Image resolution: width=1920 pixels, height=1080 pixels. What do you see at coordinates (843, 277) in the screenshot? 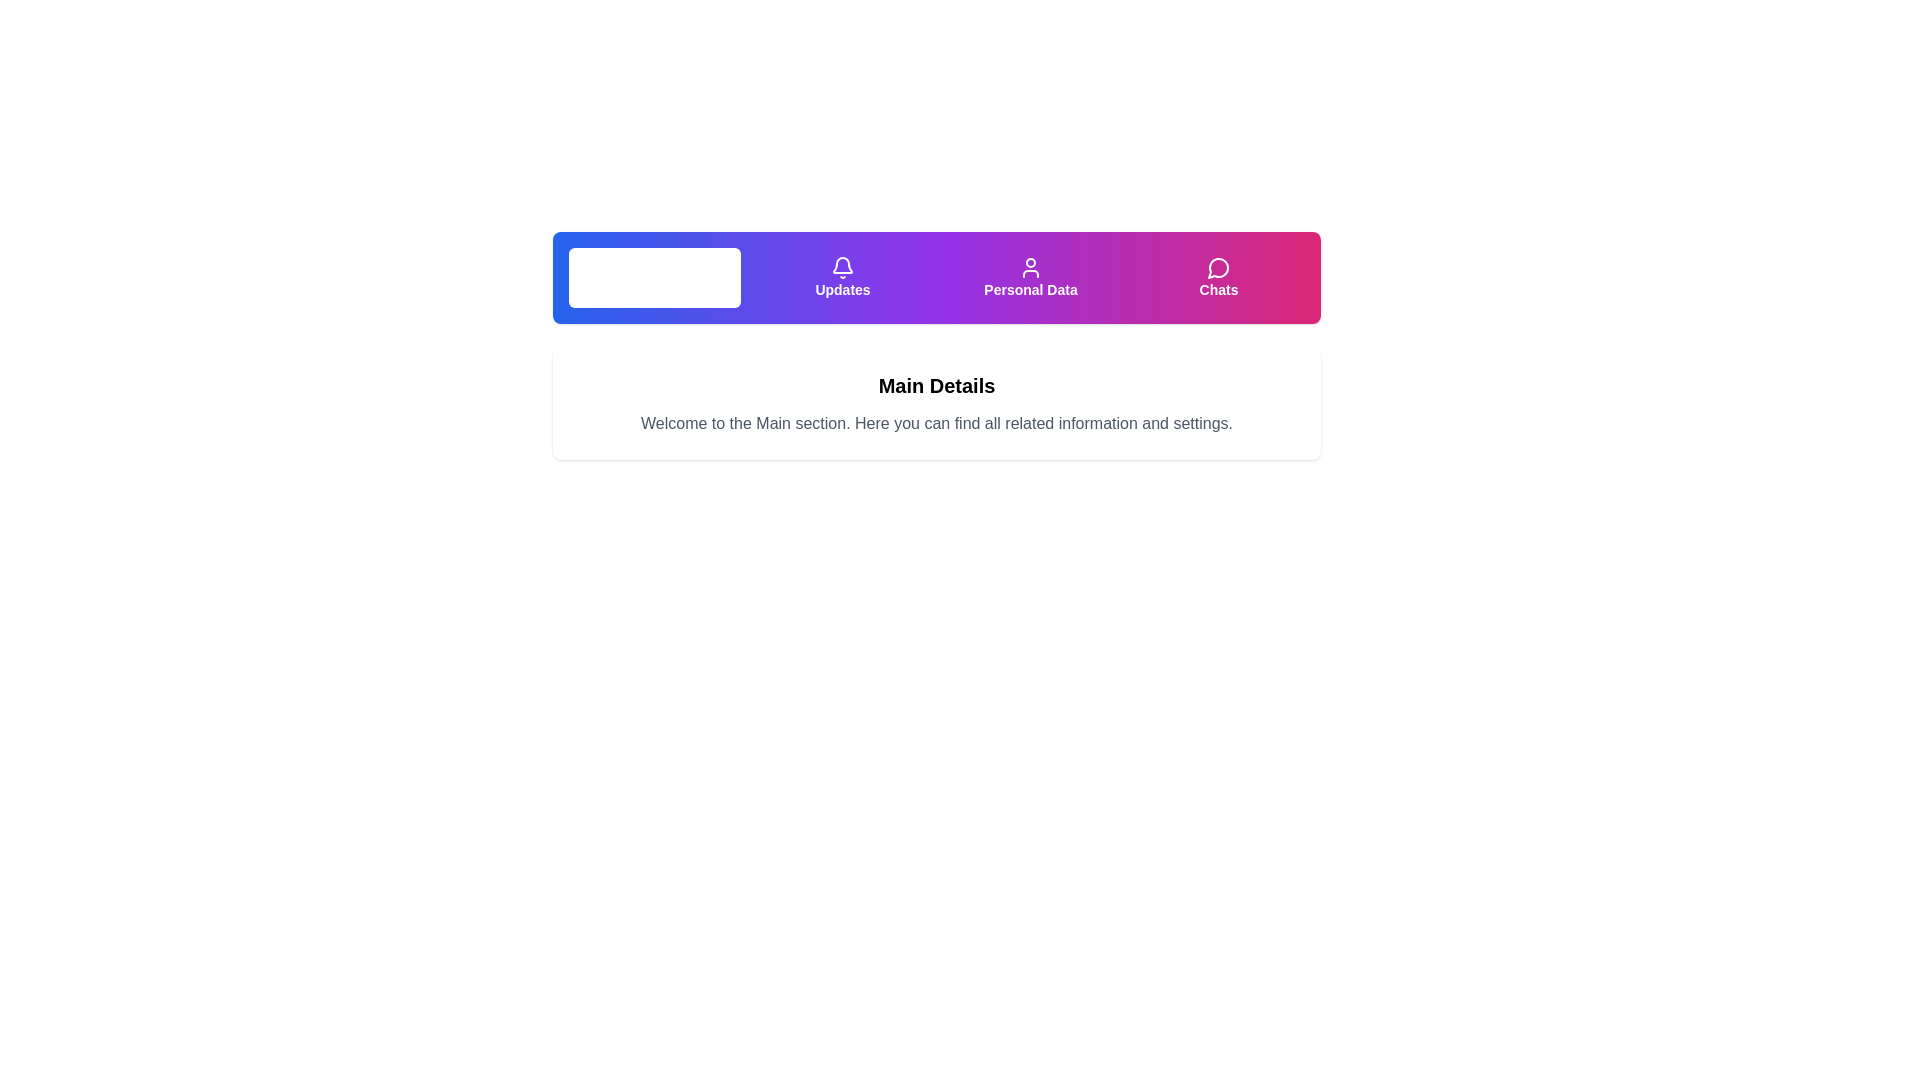
I see `the 'Updates' navigation button located between the 'Main Section' and 'Personal Data' buttons` at bounding box center [843, 277].